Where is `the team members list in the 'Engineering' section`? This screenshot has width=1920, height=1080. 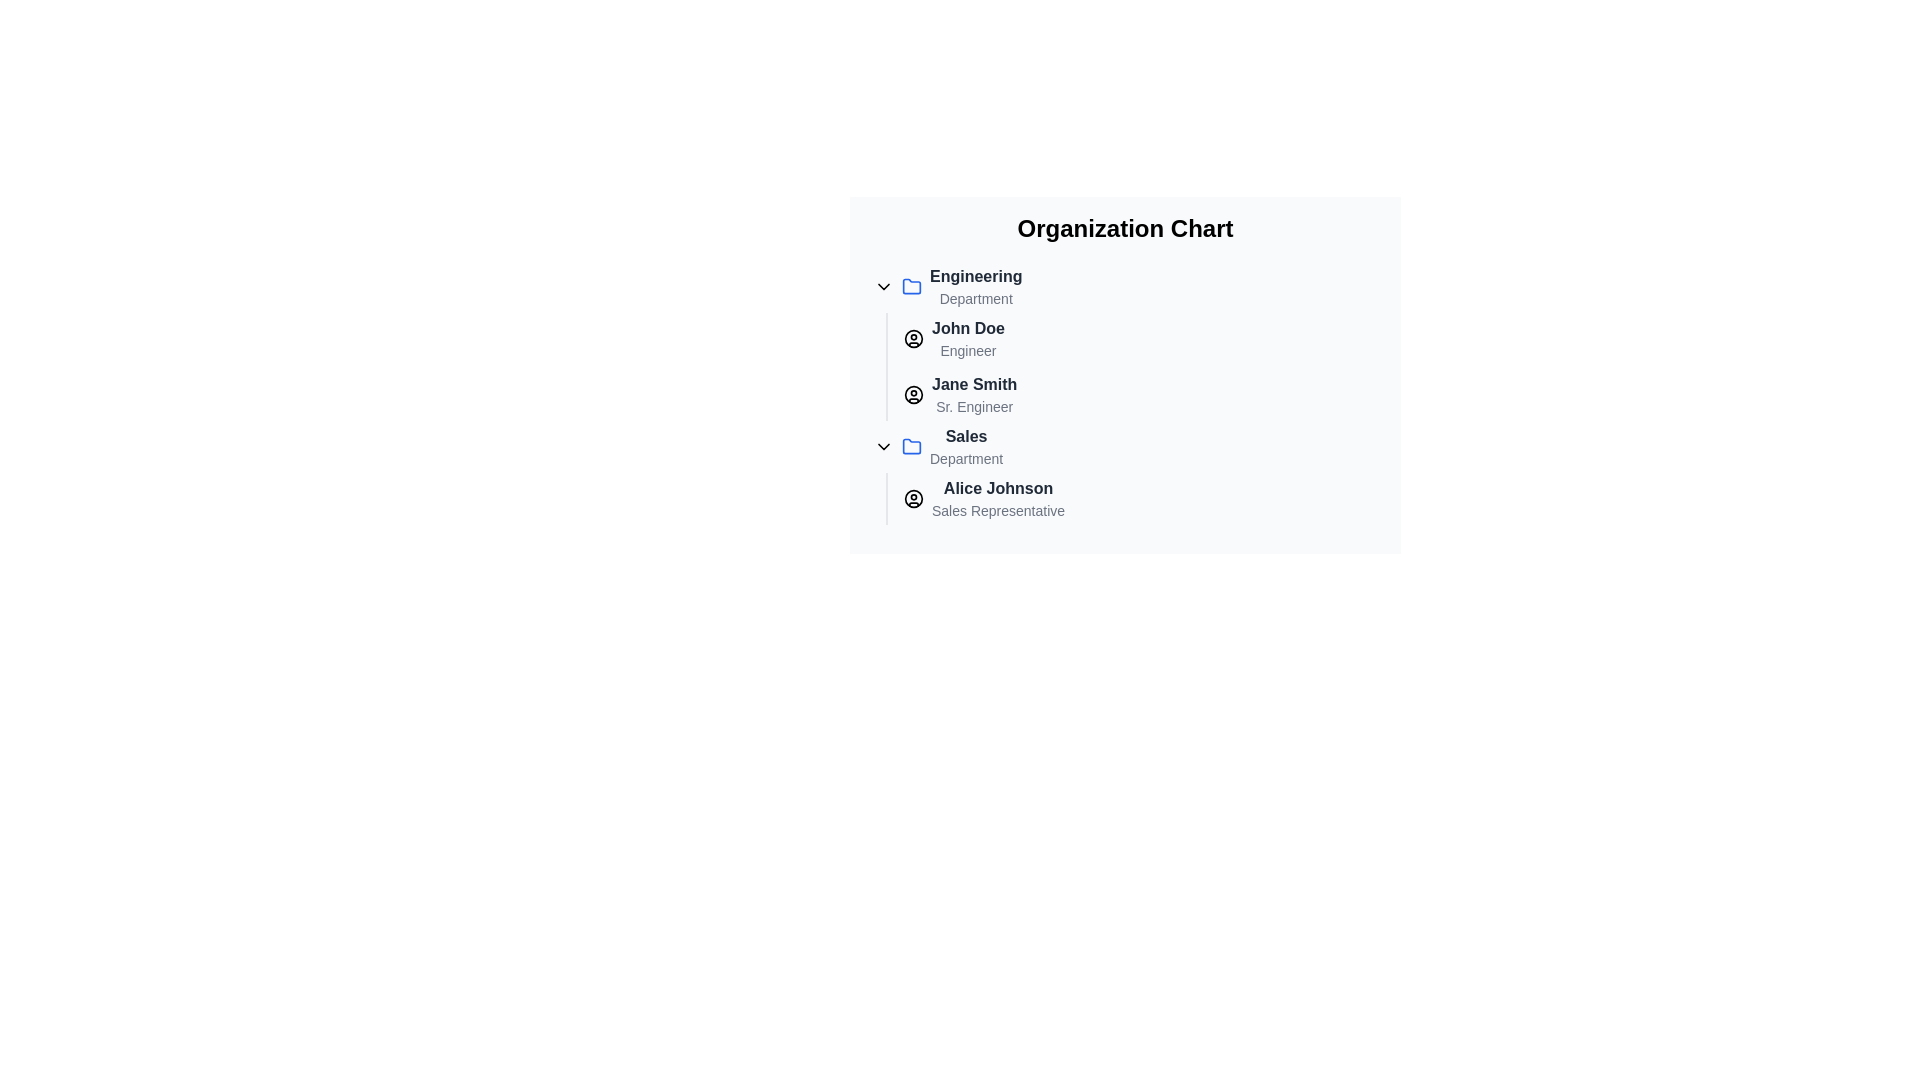 the team members list in the 'Engineering' section is located at coordinates (1135, 366).